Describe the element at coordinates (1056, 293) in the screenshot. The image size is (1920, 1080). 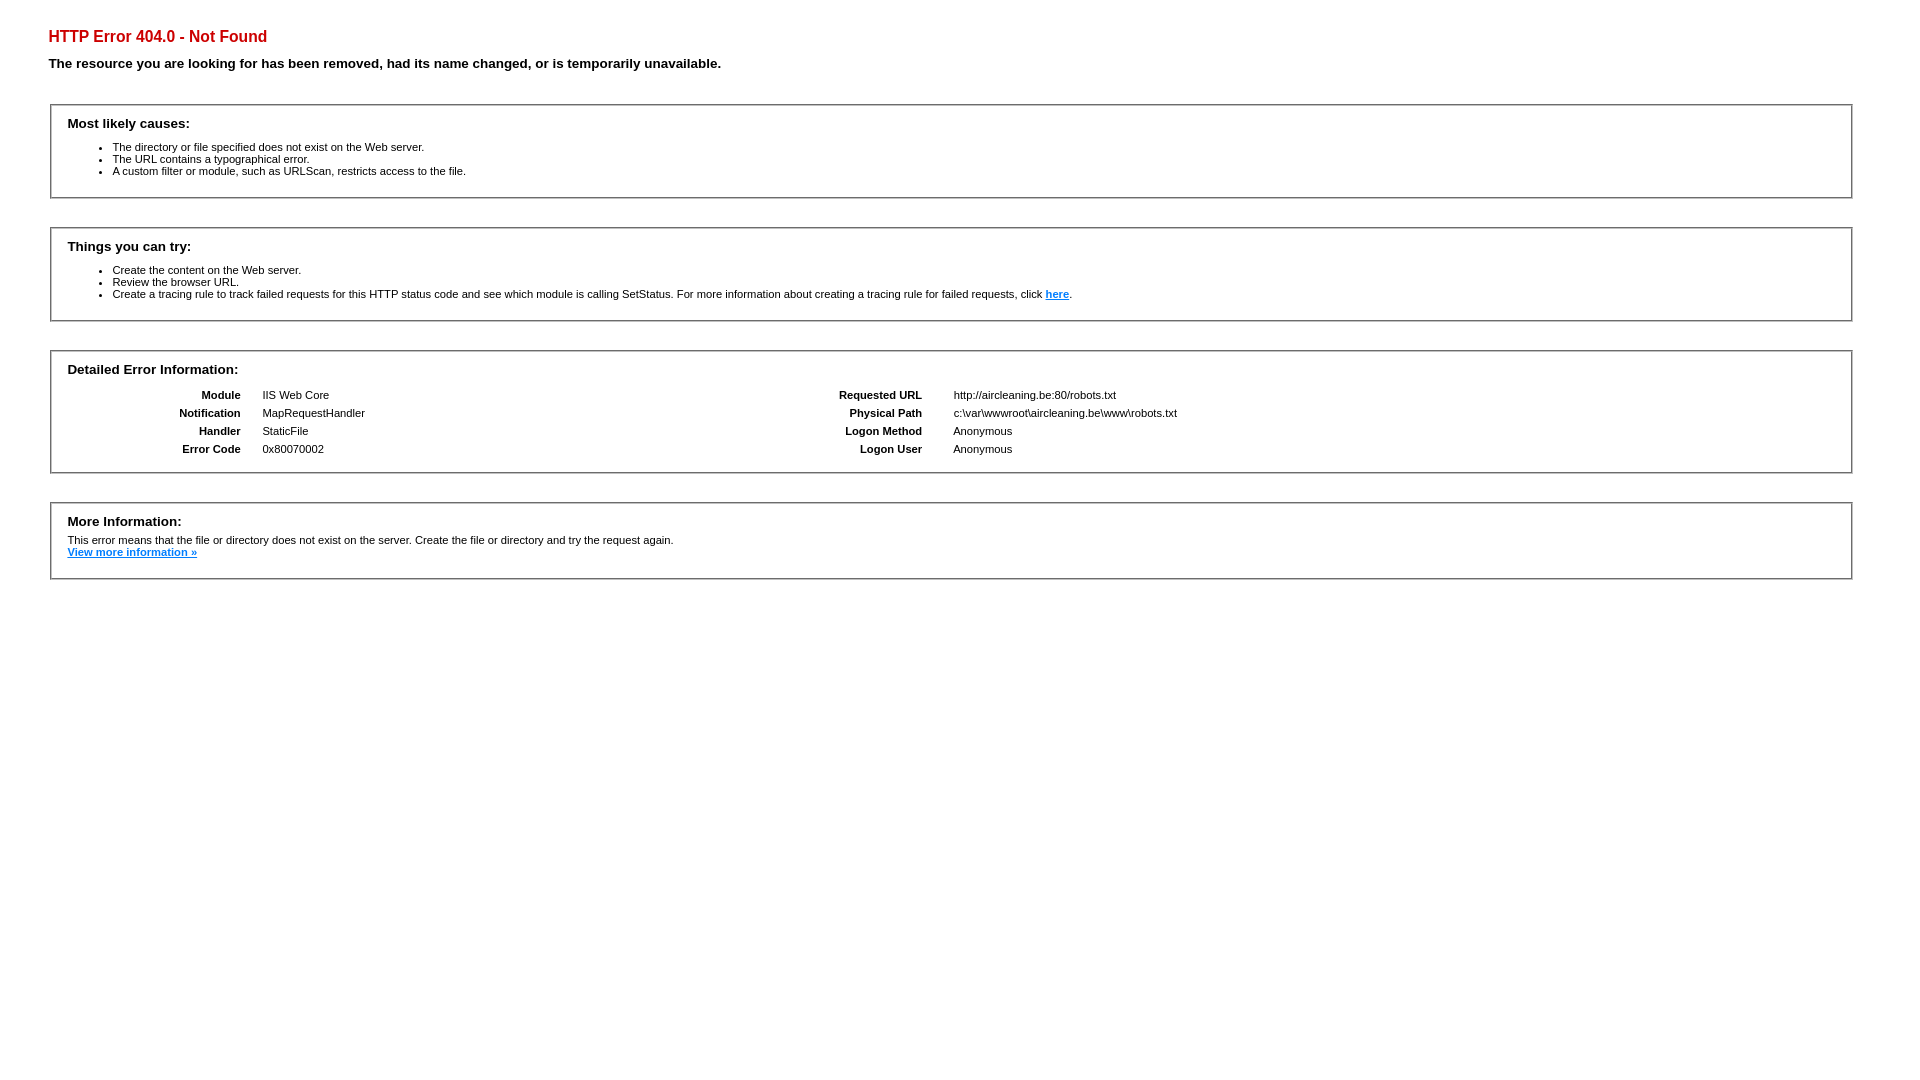
I see `'here'` at that location.